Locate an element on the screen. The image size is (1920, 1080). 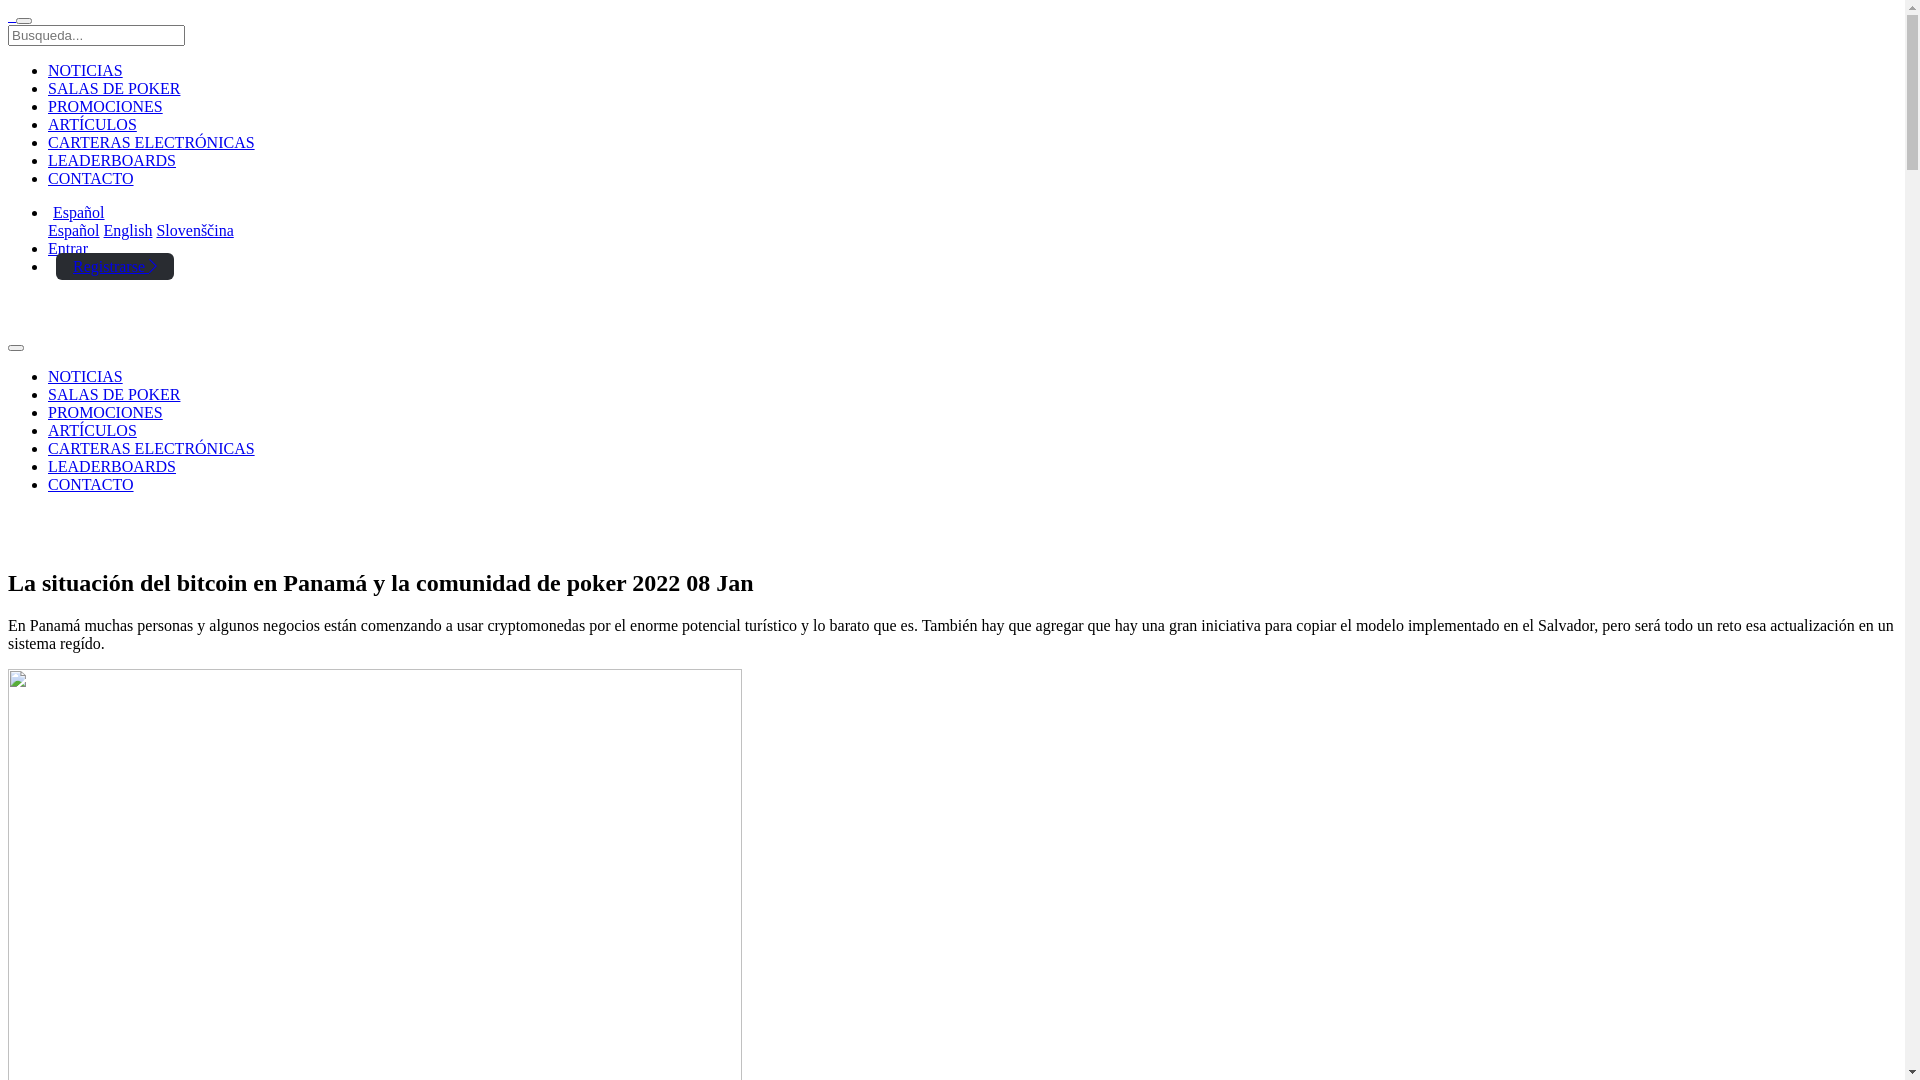
'LEADERBOARDS' is located at coordinates (48, 466).